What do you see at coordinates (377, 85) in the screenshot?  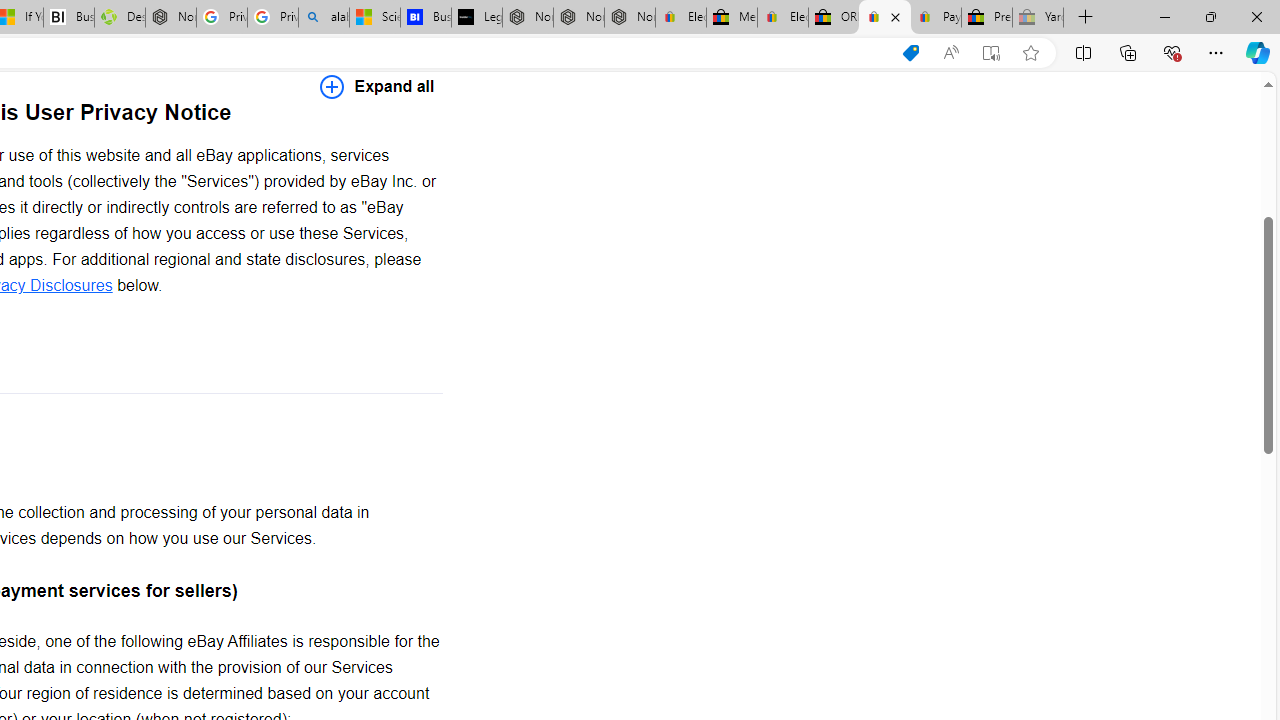 I see `'Expand all'` at bounding box center [377, 85].